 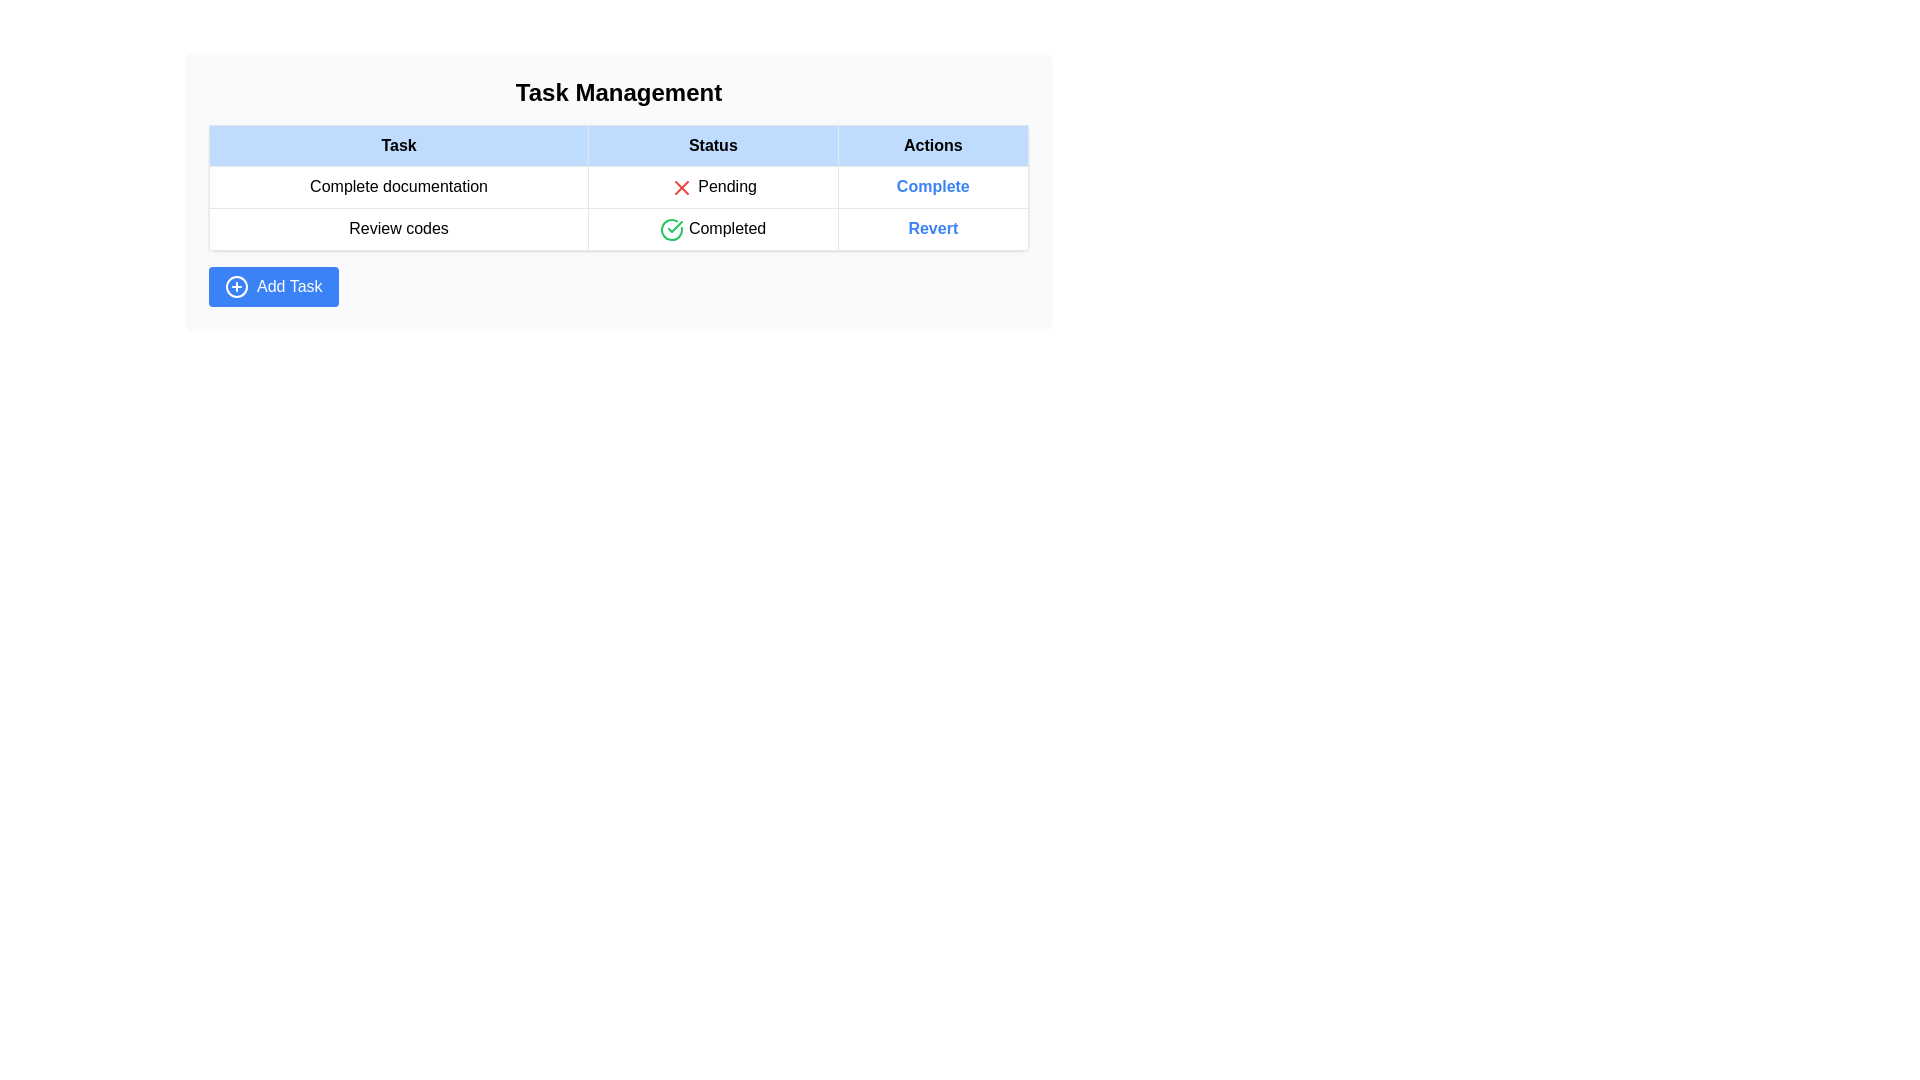 What do you see at coordinates (932, 187) in the screenshot?
I see `the 'Complete' hyperlink in the 'Actions' column of the 'Task Management' table to observe visual feedback` at bounding box center [932, 187].